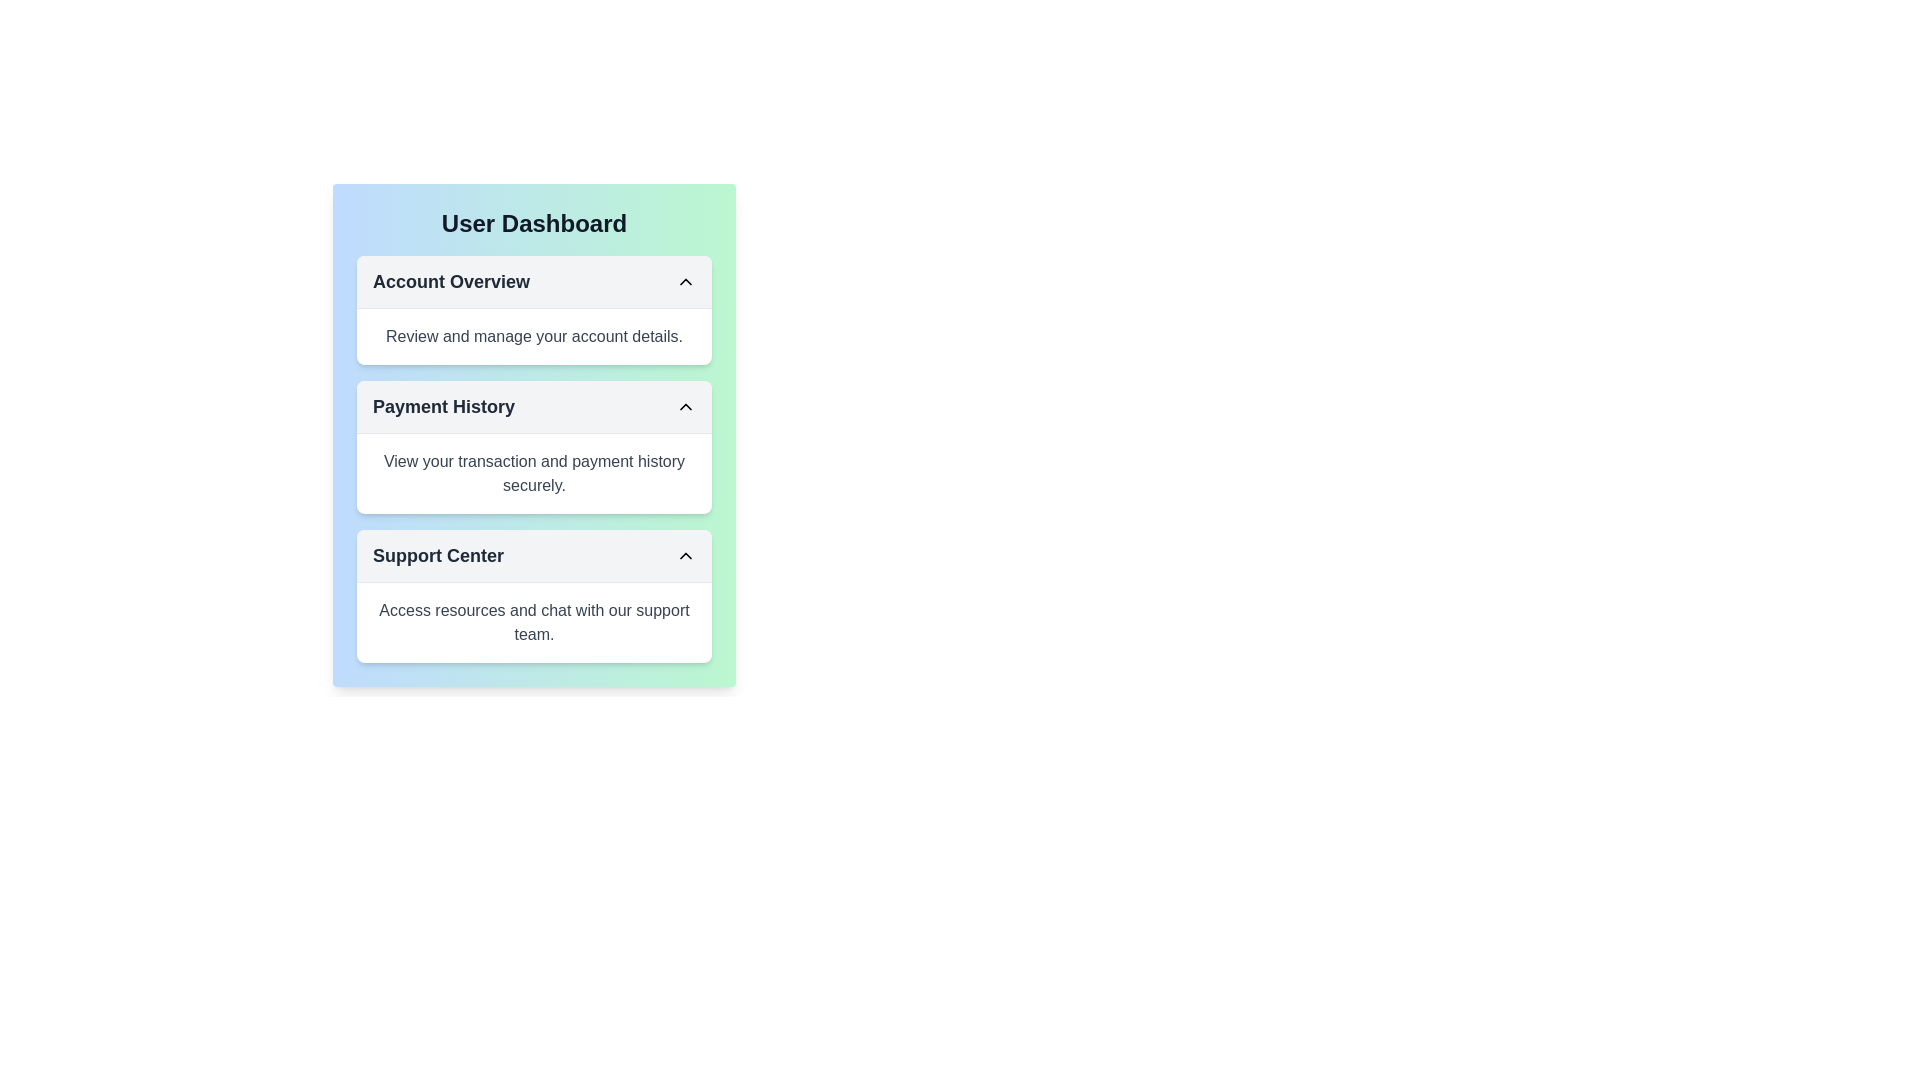  What do you see at coordinates (534, 473) in the screenshot?
I see `the Text label that provides information about securely viewing transaction and payment history, located in the 'Payment History' section below the header and above the 'Support Center'` at bounding box center [534, 473].